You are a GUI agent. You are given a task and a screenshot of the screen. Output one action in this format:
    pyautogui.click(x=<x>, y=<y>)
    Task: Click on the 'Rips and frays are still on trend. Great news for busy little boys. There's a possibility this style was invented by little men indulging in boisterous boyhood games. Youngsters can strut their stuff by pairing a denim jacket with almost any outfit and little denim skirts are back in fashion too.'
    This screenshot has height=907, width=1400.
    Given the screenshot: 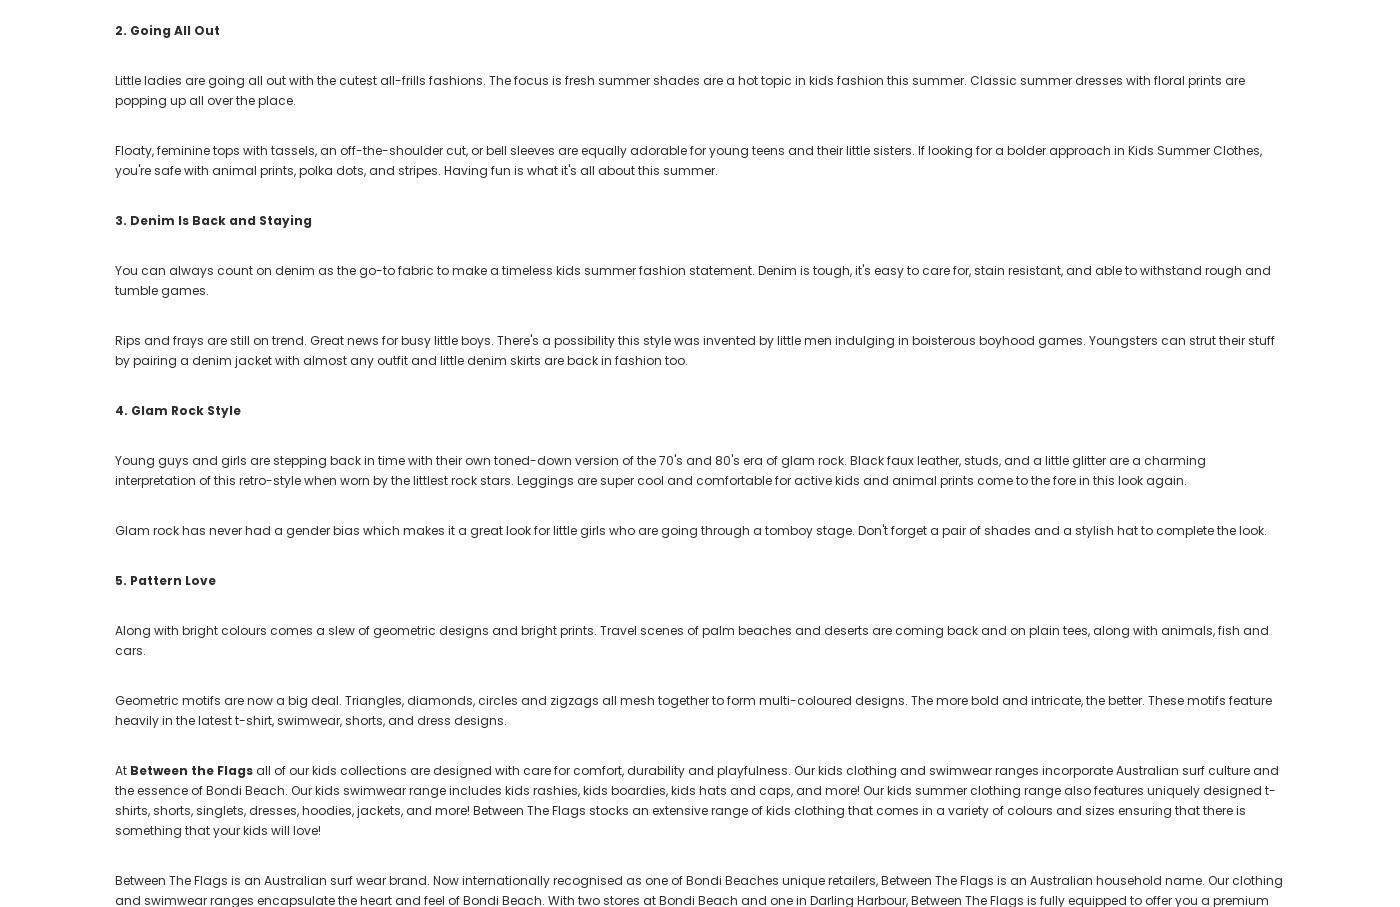 What is the action you would take?
    pyautogui.click(x=694, y=349)
    